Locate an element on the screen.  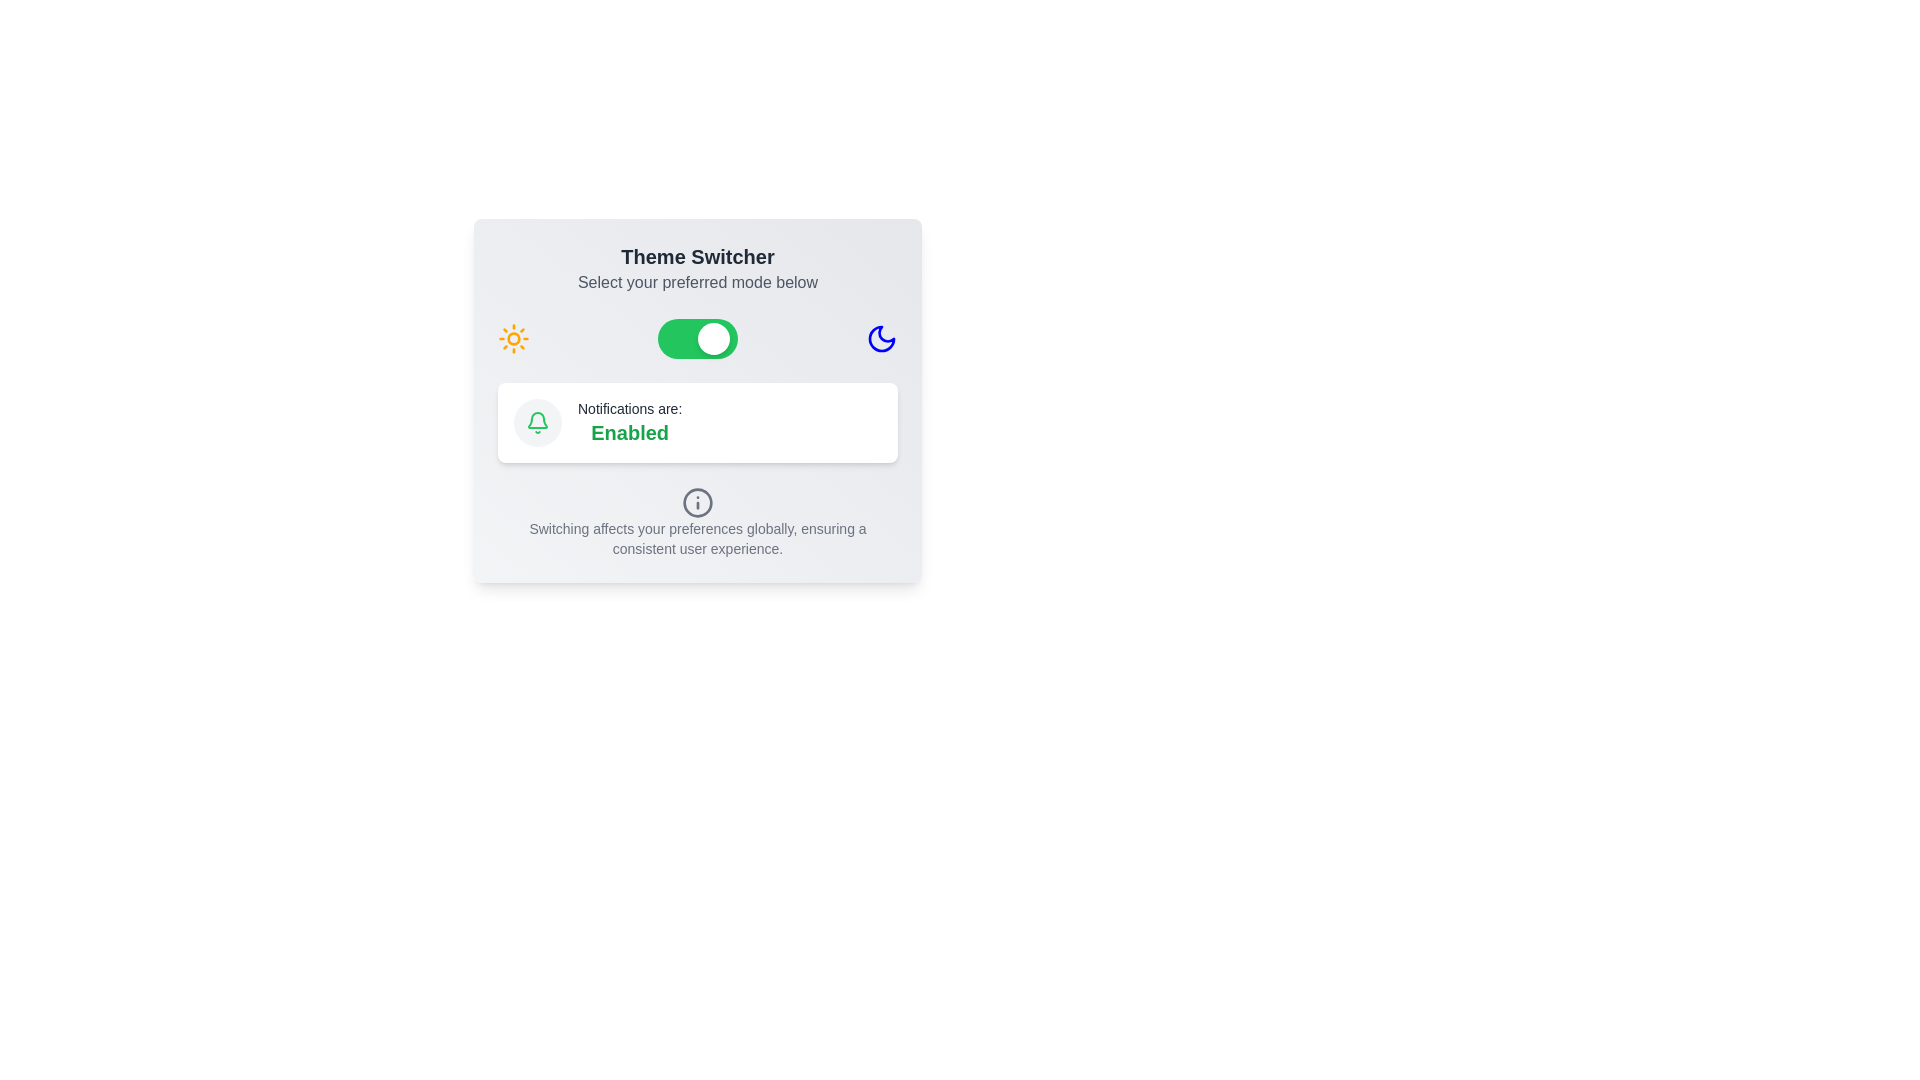
the green toggle switch with a white circular handle, located between the orange sun icon and the blue moon icon is located at coordinates (697, 338).